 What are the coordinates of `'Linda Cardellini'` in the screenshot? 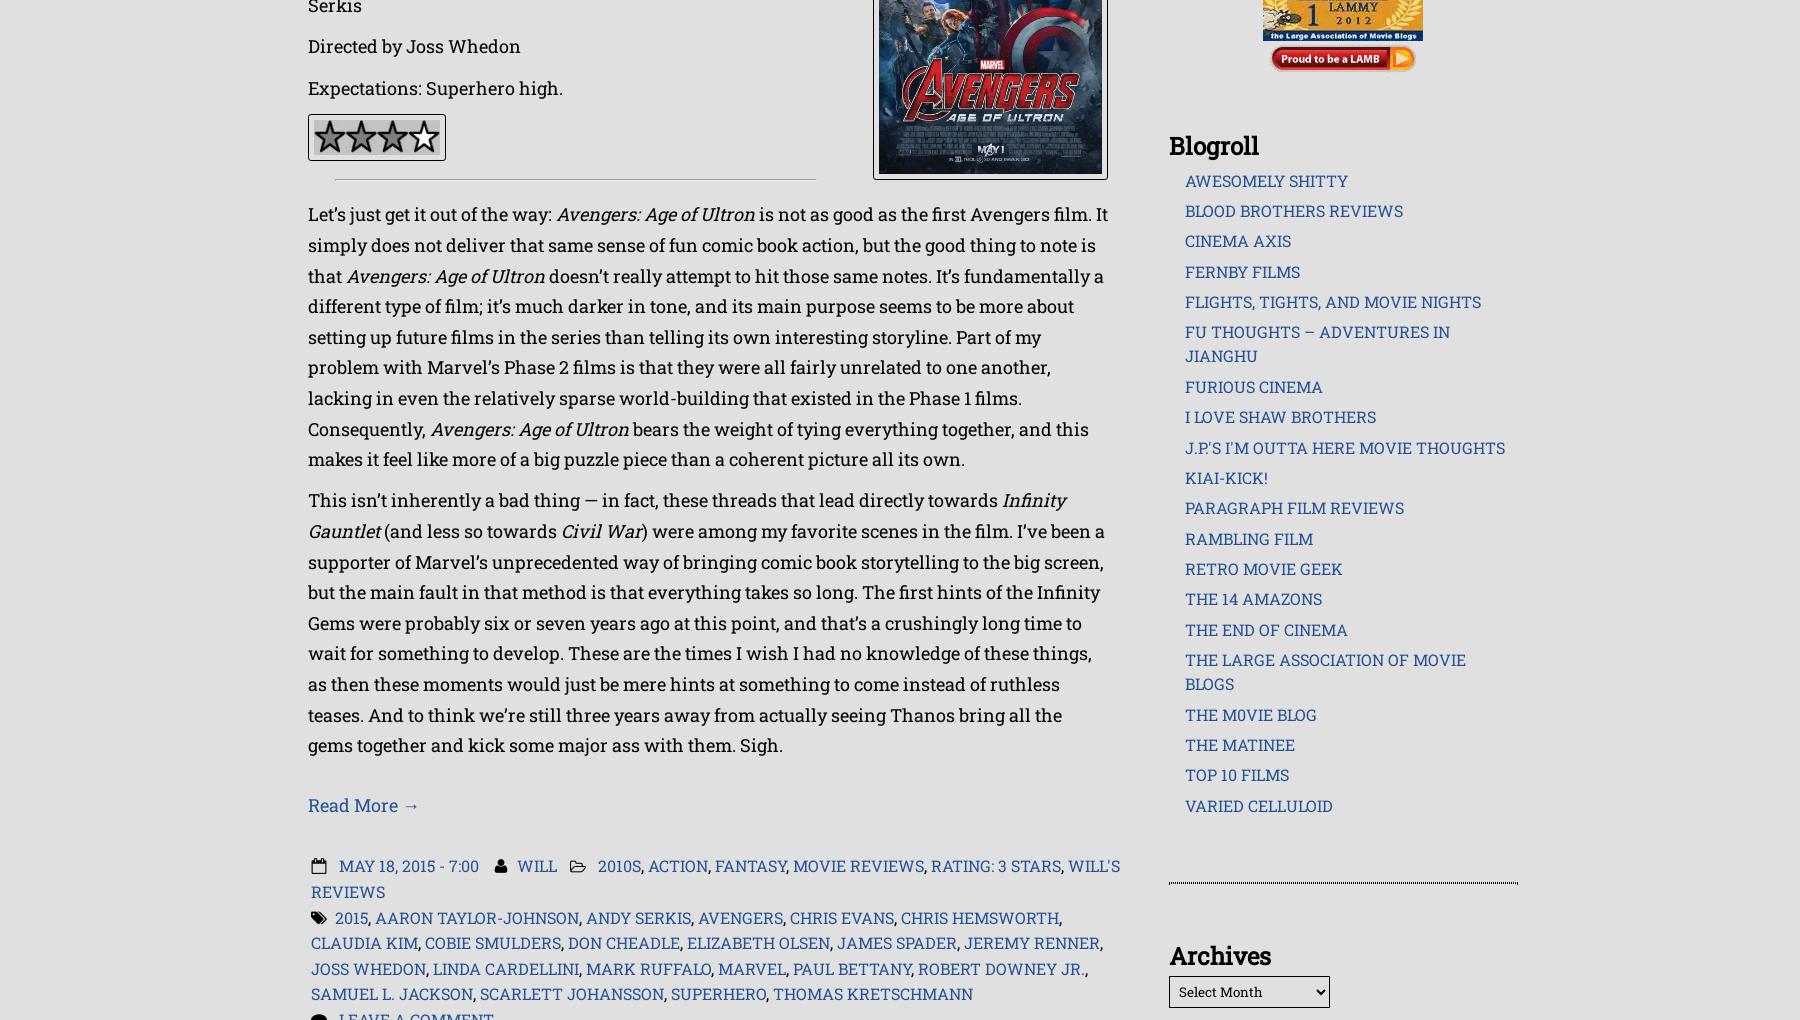 It's located at (504, 966).